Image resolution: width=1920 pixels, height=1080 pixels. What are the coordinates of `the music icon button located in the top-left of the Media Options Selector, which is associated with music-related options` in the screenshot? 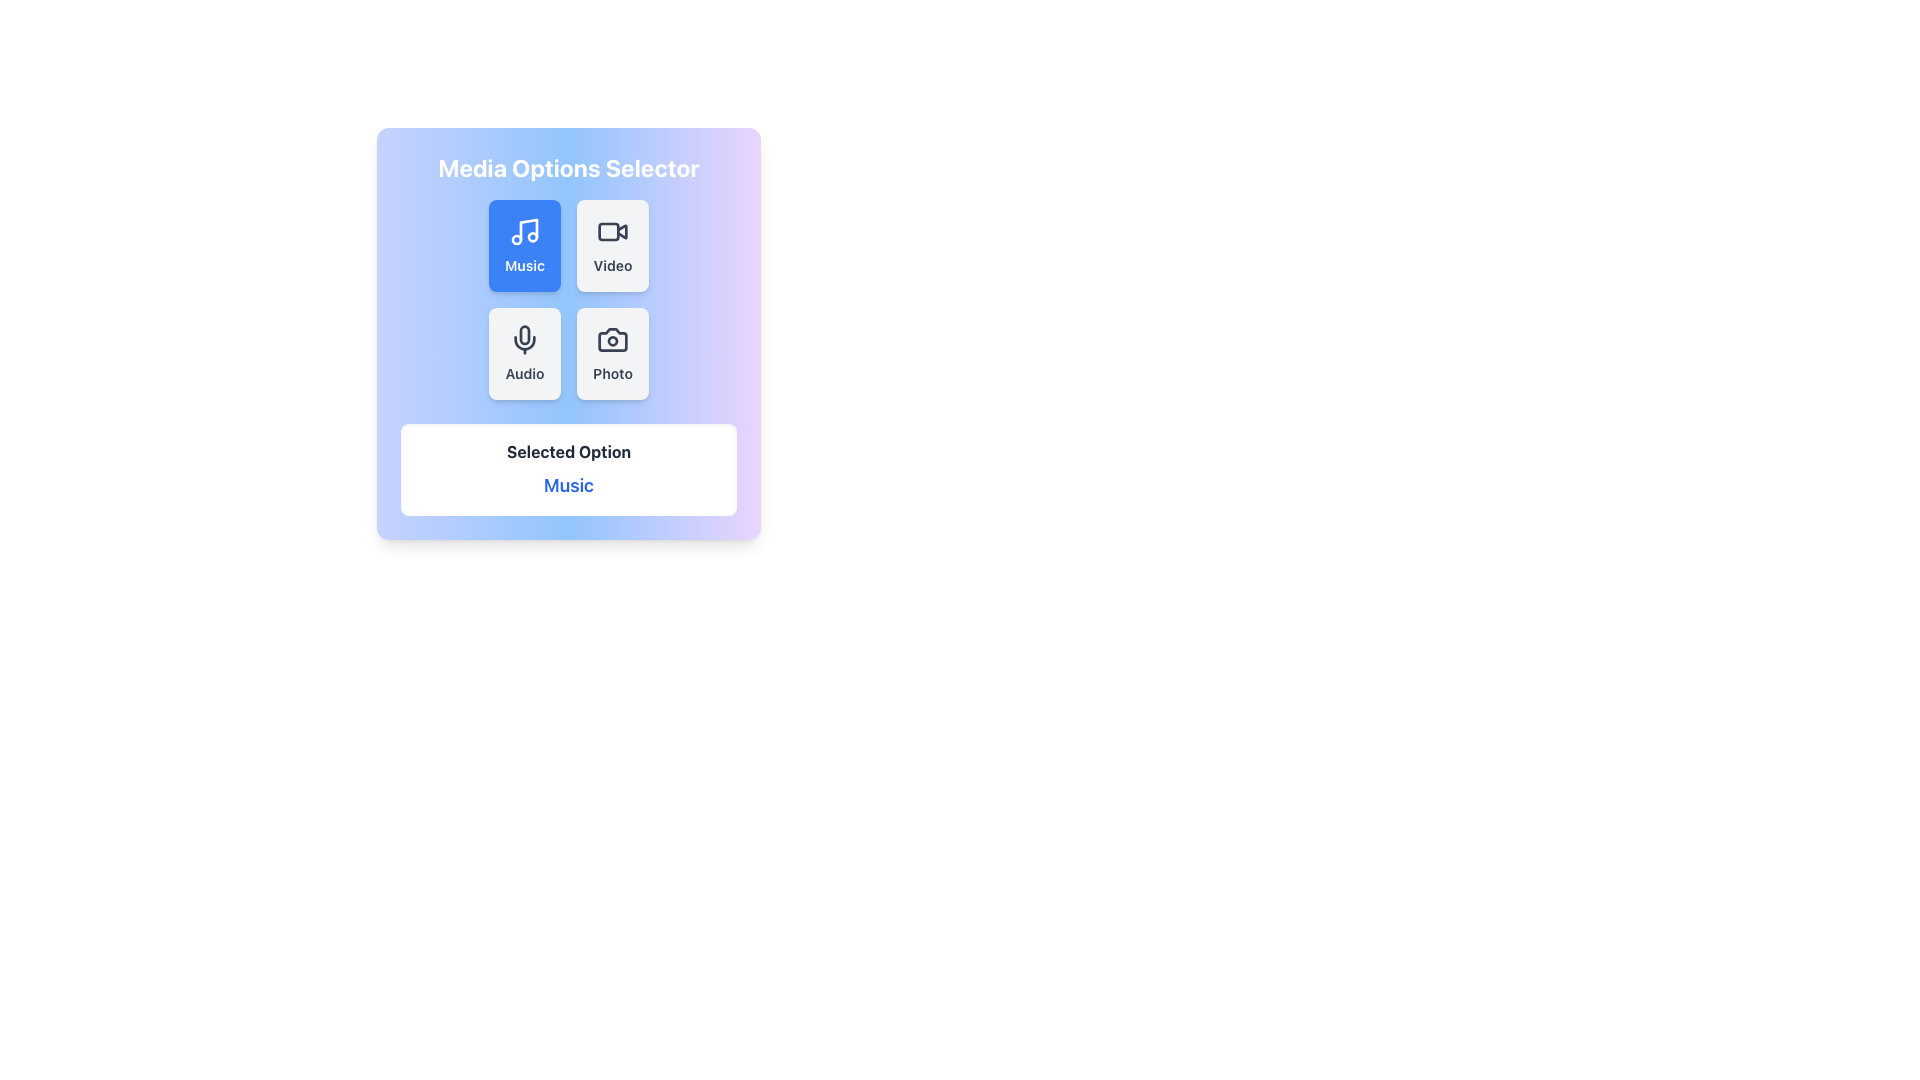 It's located at (528, 229).